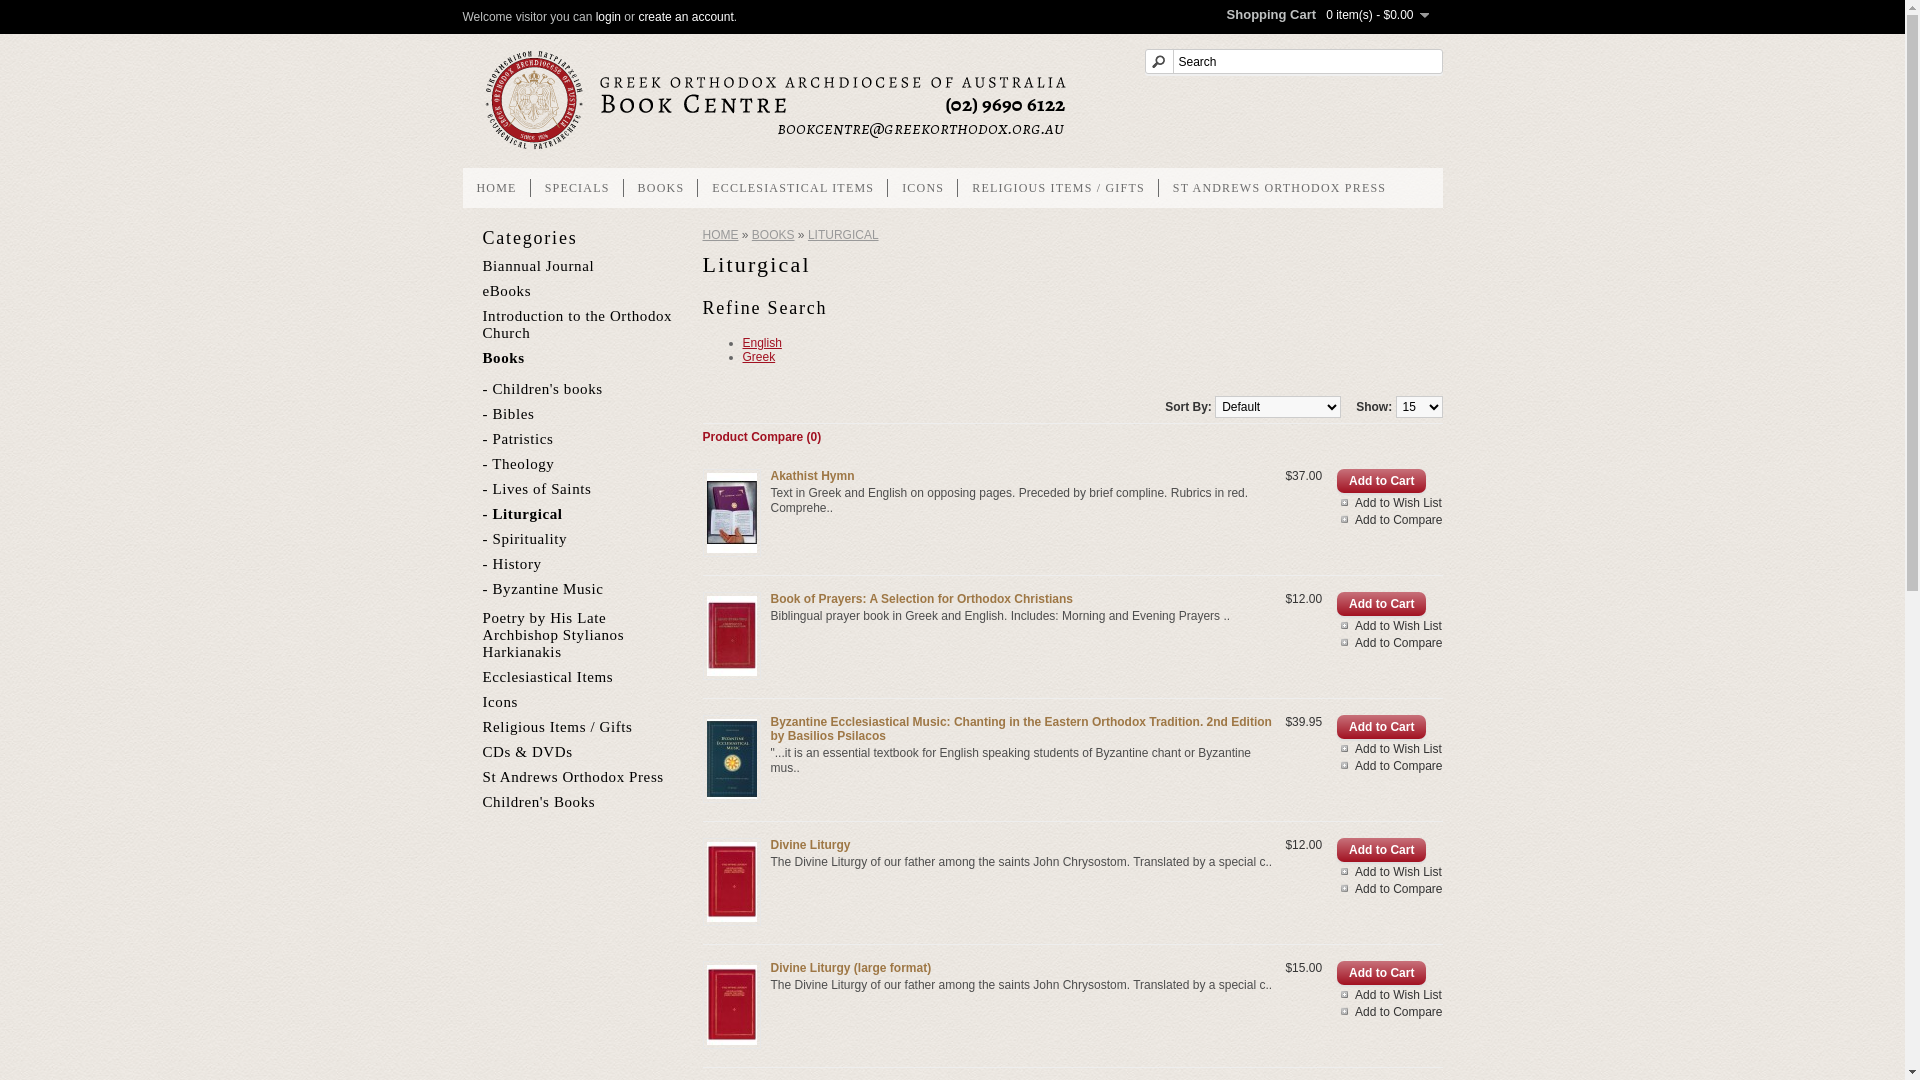 The width and height of the screenshot is (1920, 1080). What do you see at coordinates (575, 323) in the screenshot?
I see `'Introduction to the Orthodox Church'` at bounding box center [575, 323].